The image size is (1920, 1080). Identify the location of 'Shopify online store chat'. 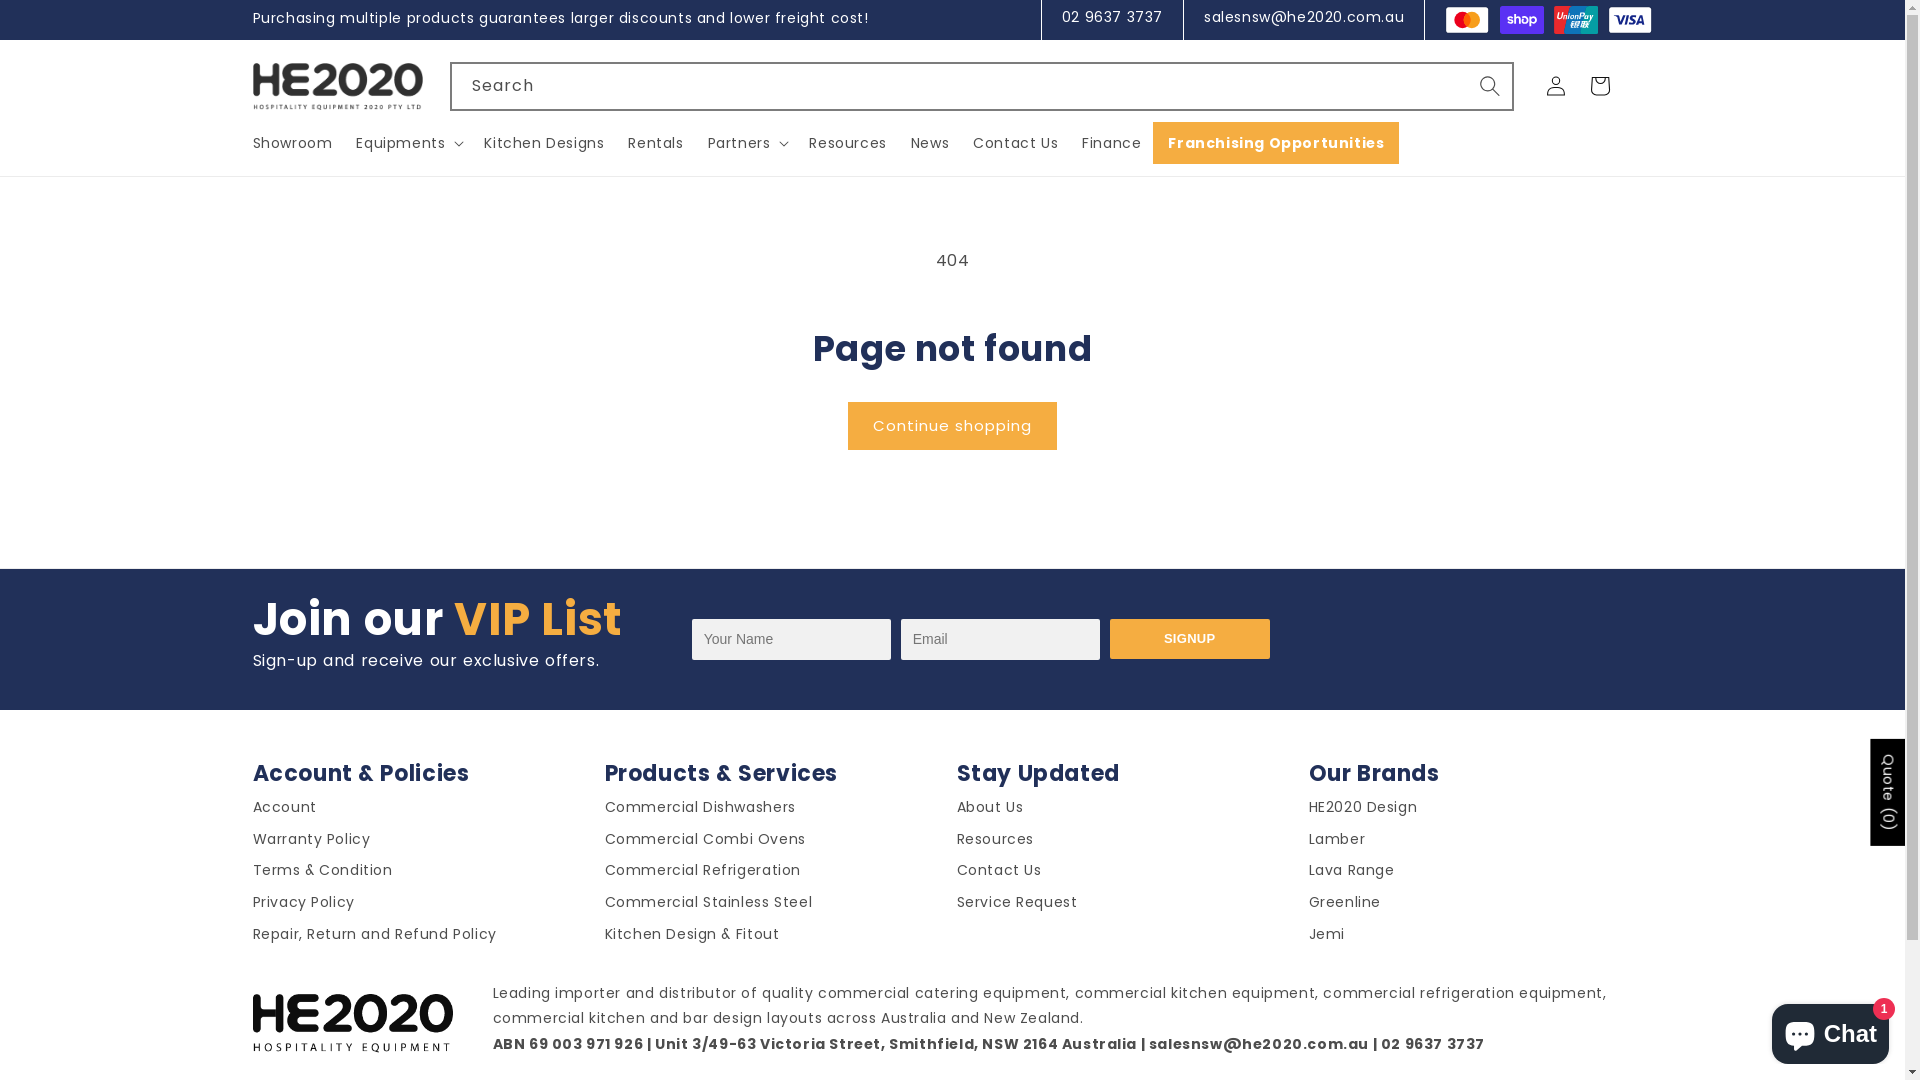
(1830, 1029).